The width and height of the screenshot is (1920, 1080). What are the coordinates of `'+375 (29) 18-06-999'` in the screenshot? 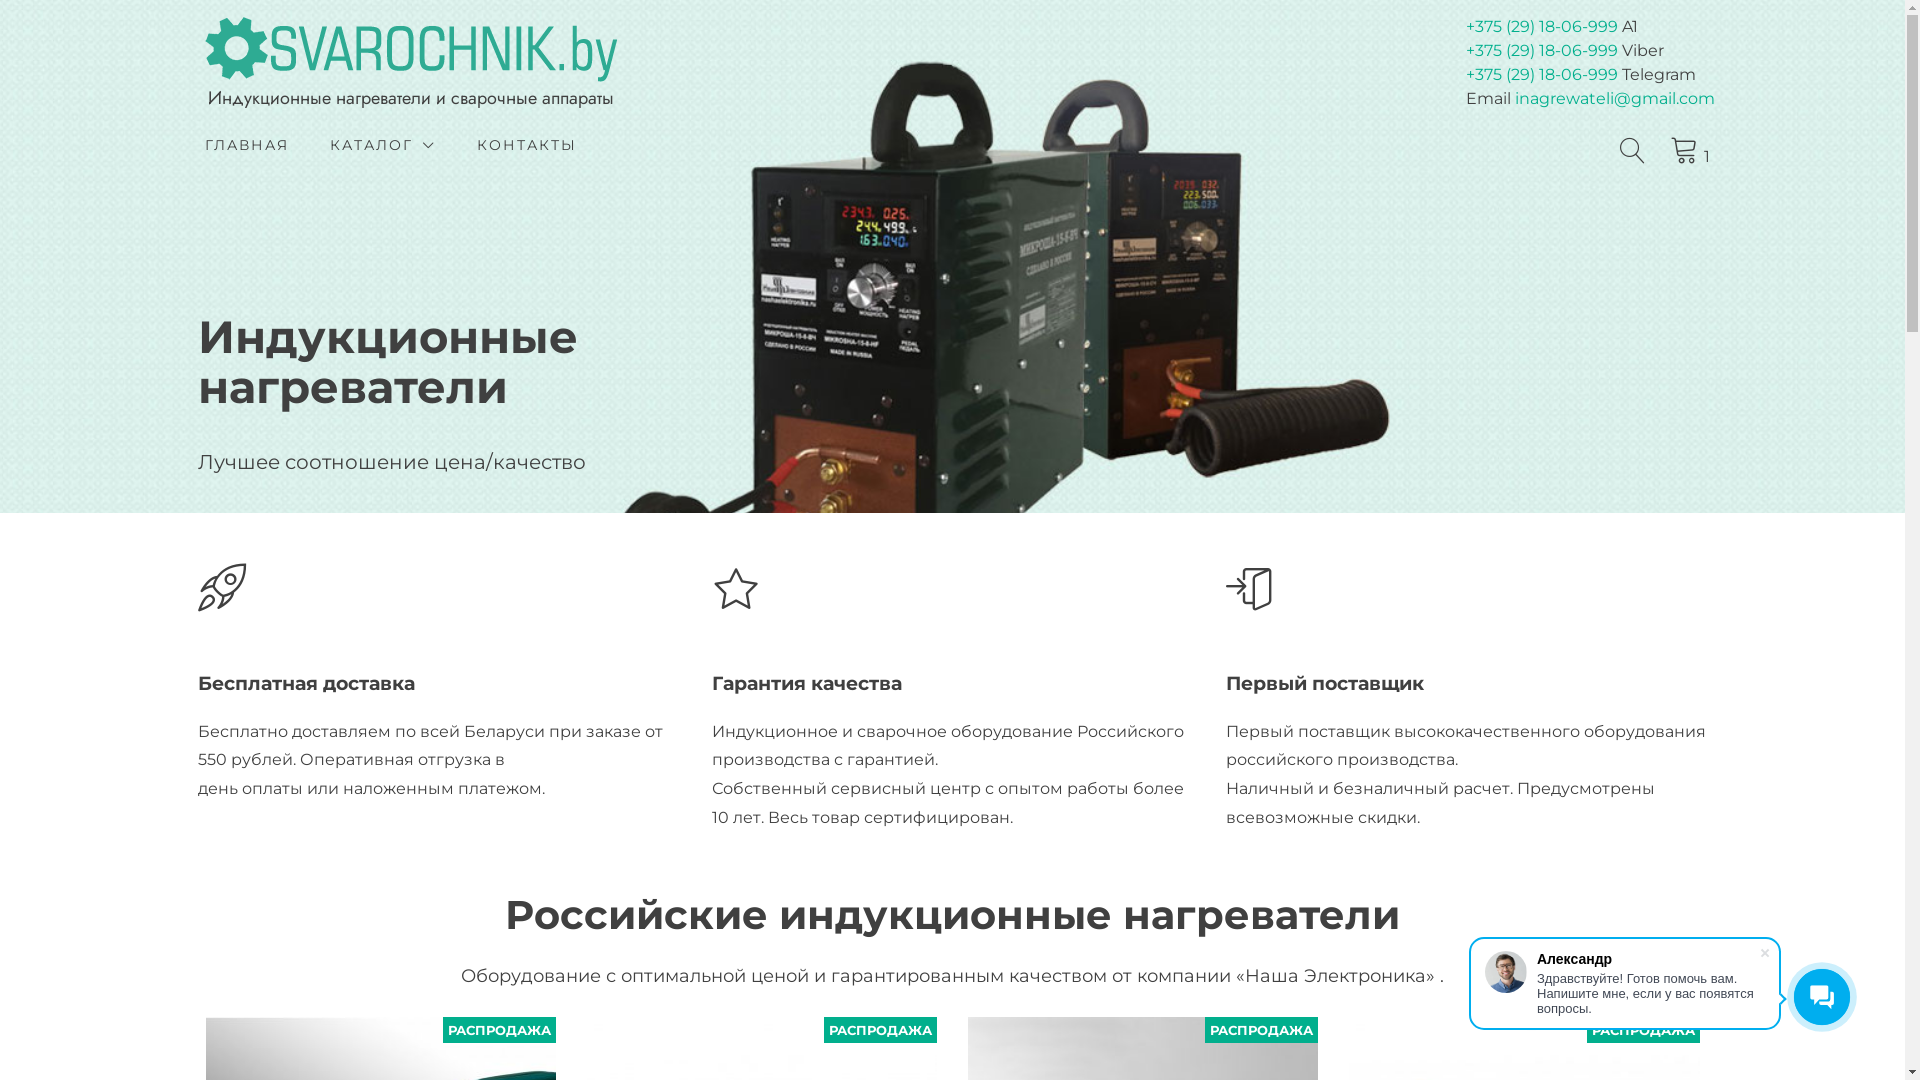 It's located at (1540, 26).